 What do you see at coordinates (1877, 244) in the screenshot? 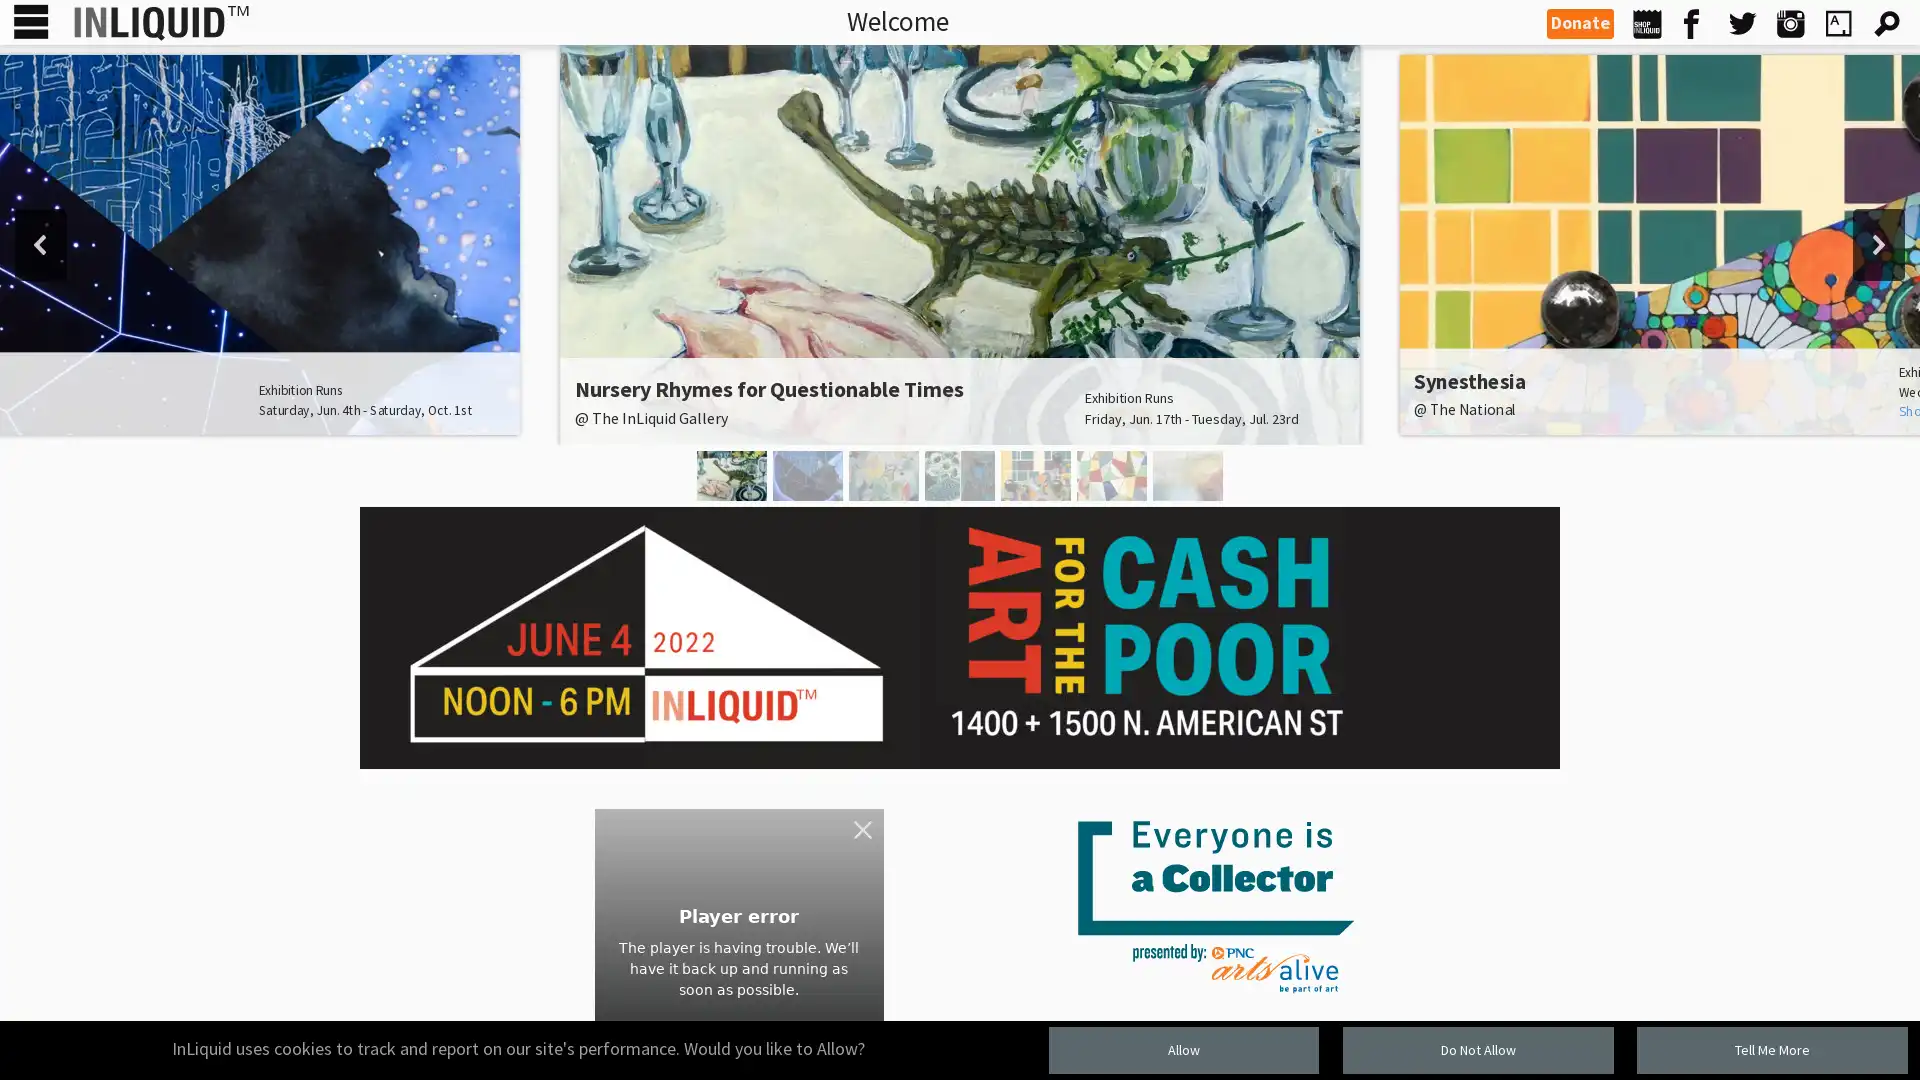
I see `next arrow` at bounding box center [1877, 244].